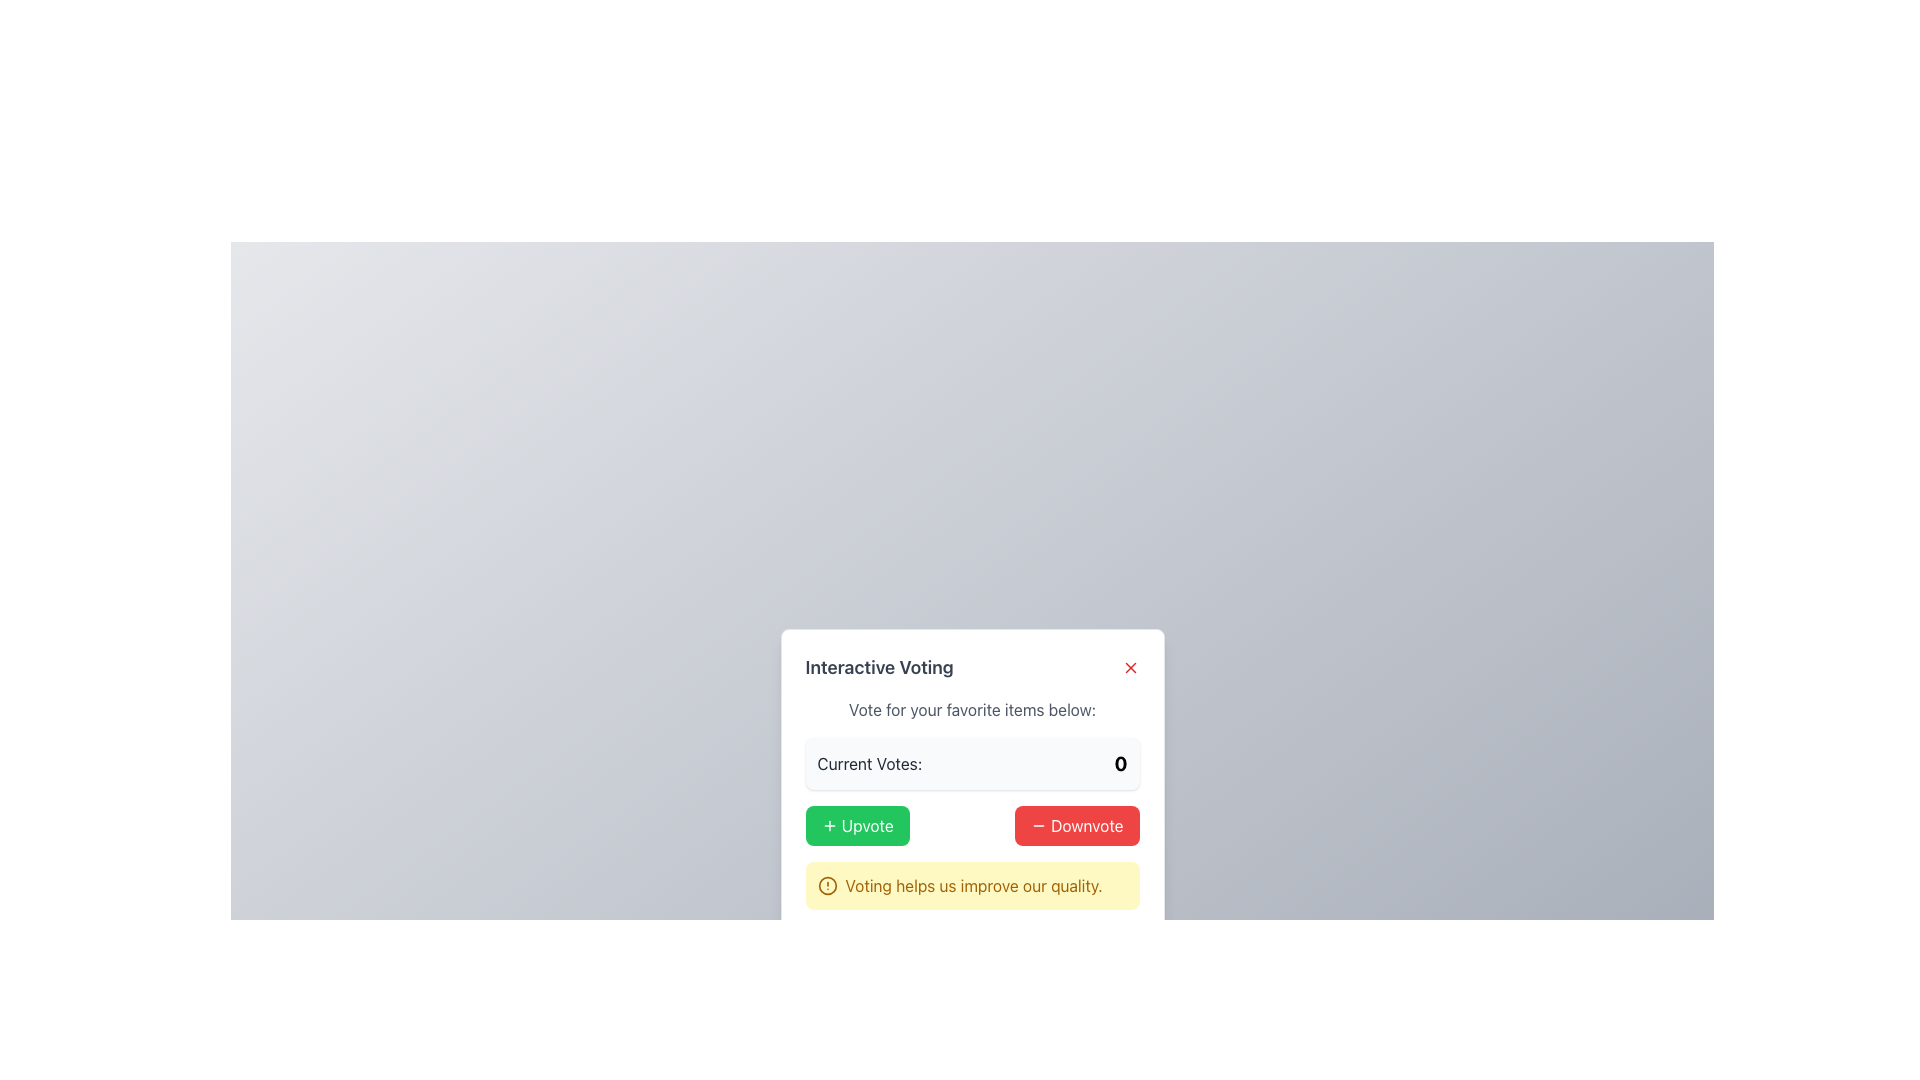 Image resolution: width=1920 pixels, height=1080 pixels. I want to click on the label indicating the purpose of the adjacent numeric value displaying the current number of votes, located in the top-left corner of the section, so click(869, 763).